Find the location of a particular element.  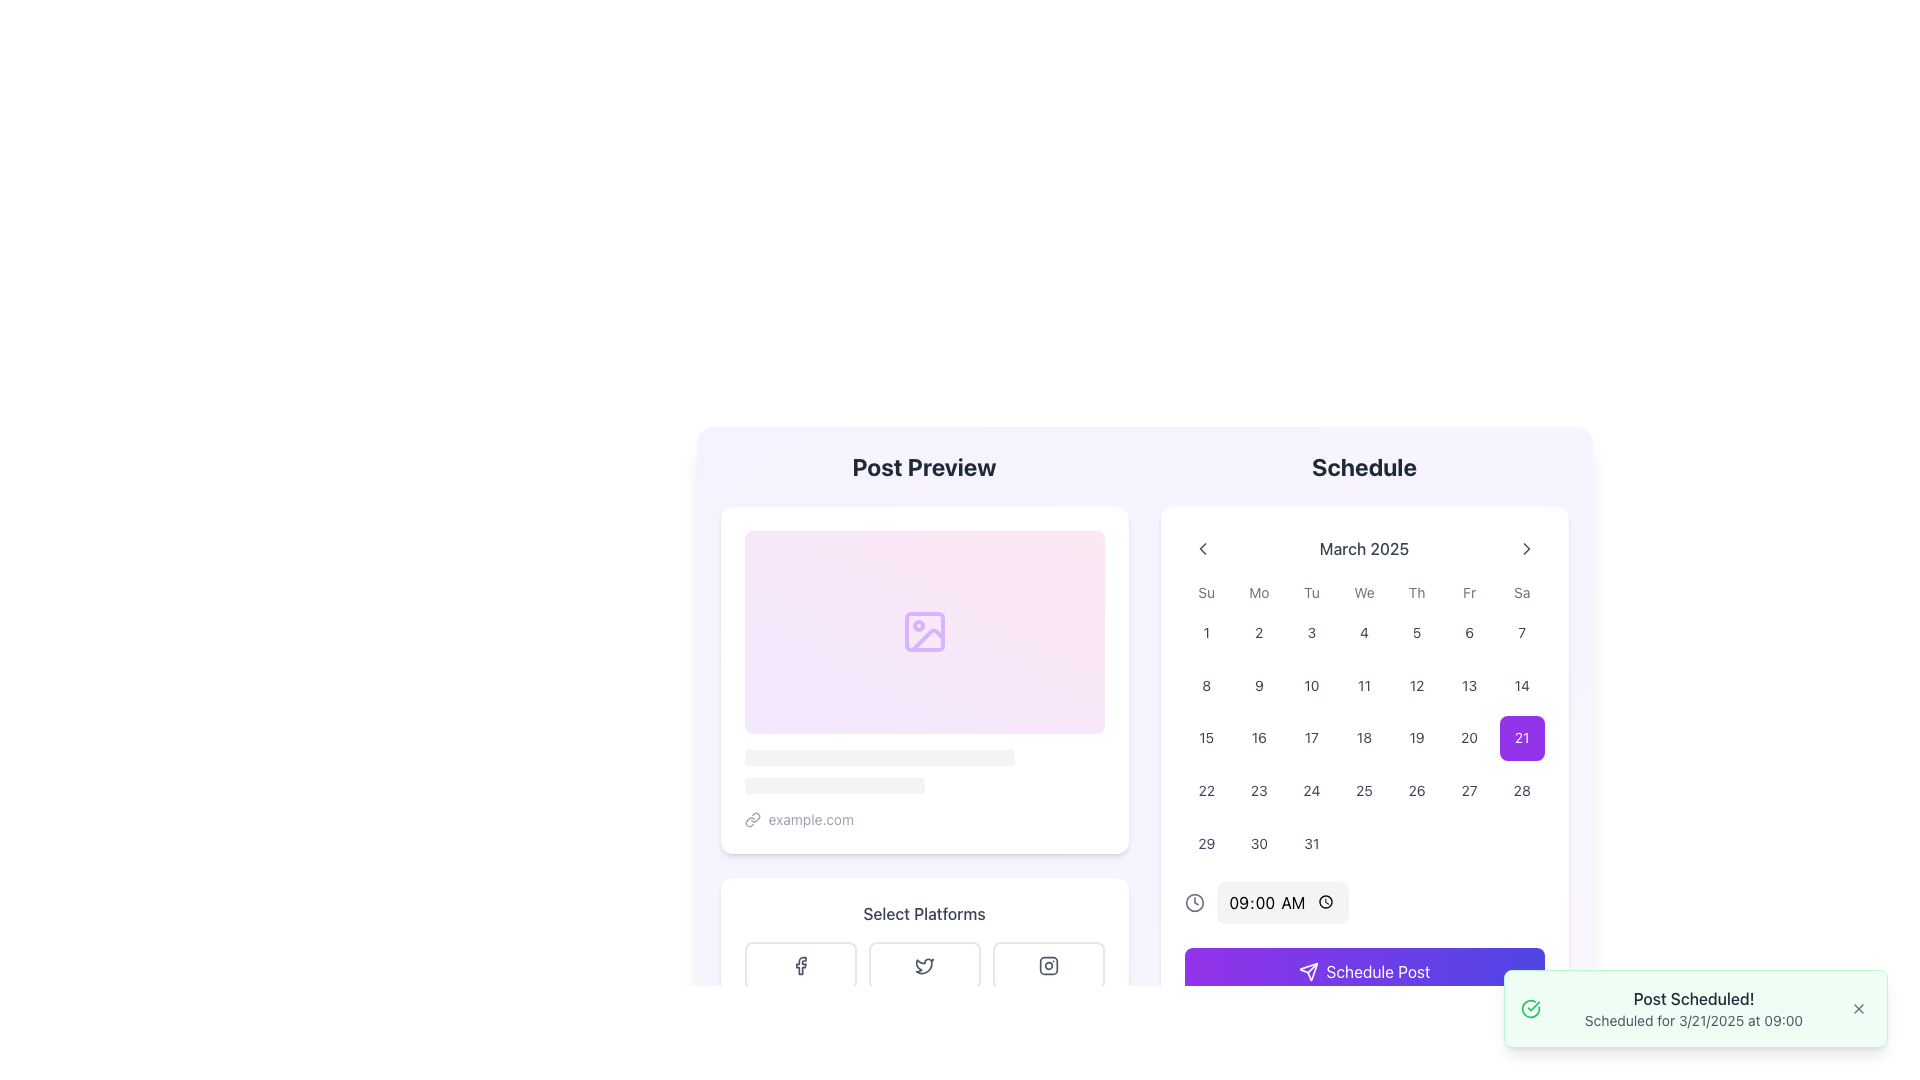

the image or video placeholder, which features a gradient background transitioning from purple to pink and contains a light purple abstract symbol at its center is located at coordinates (923, 632).